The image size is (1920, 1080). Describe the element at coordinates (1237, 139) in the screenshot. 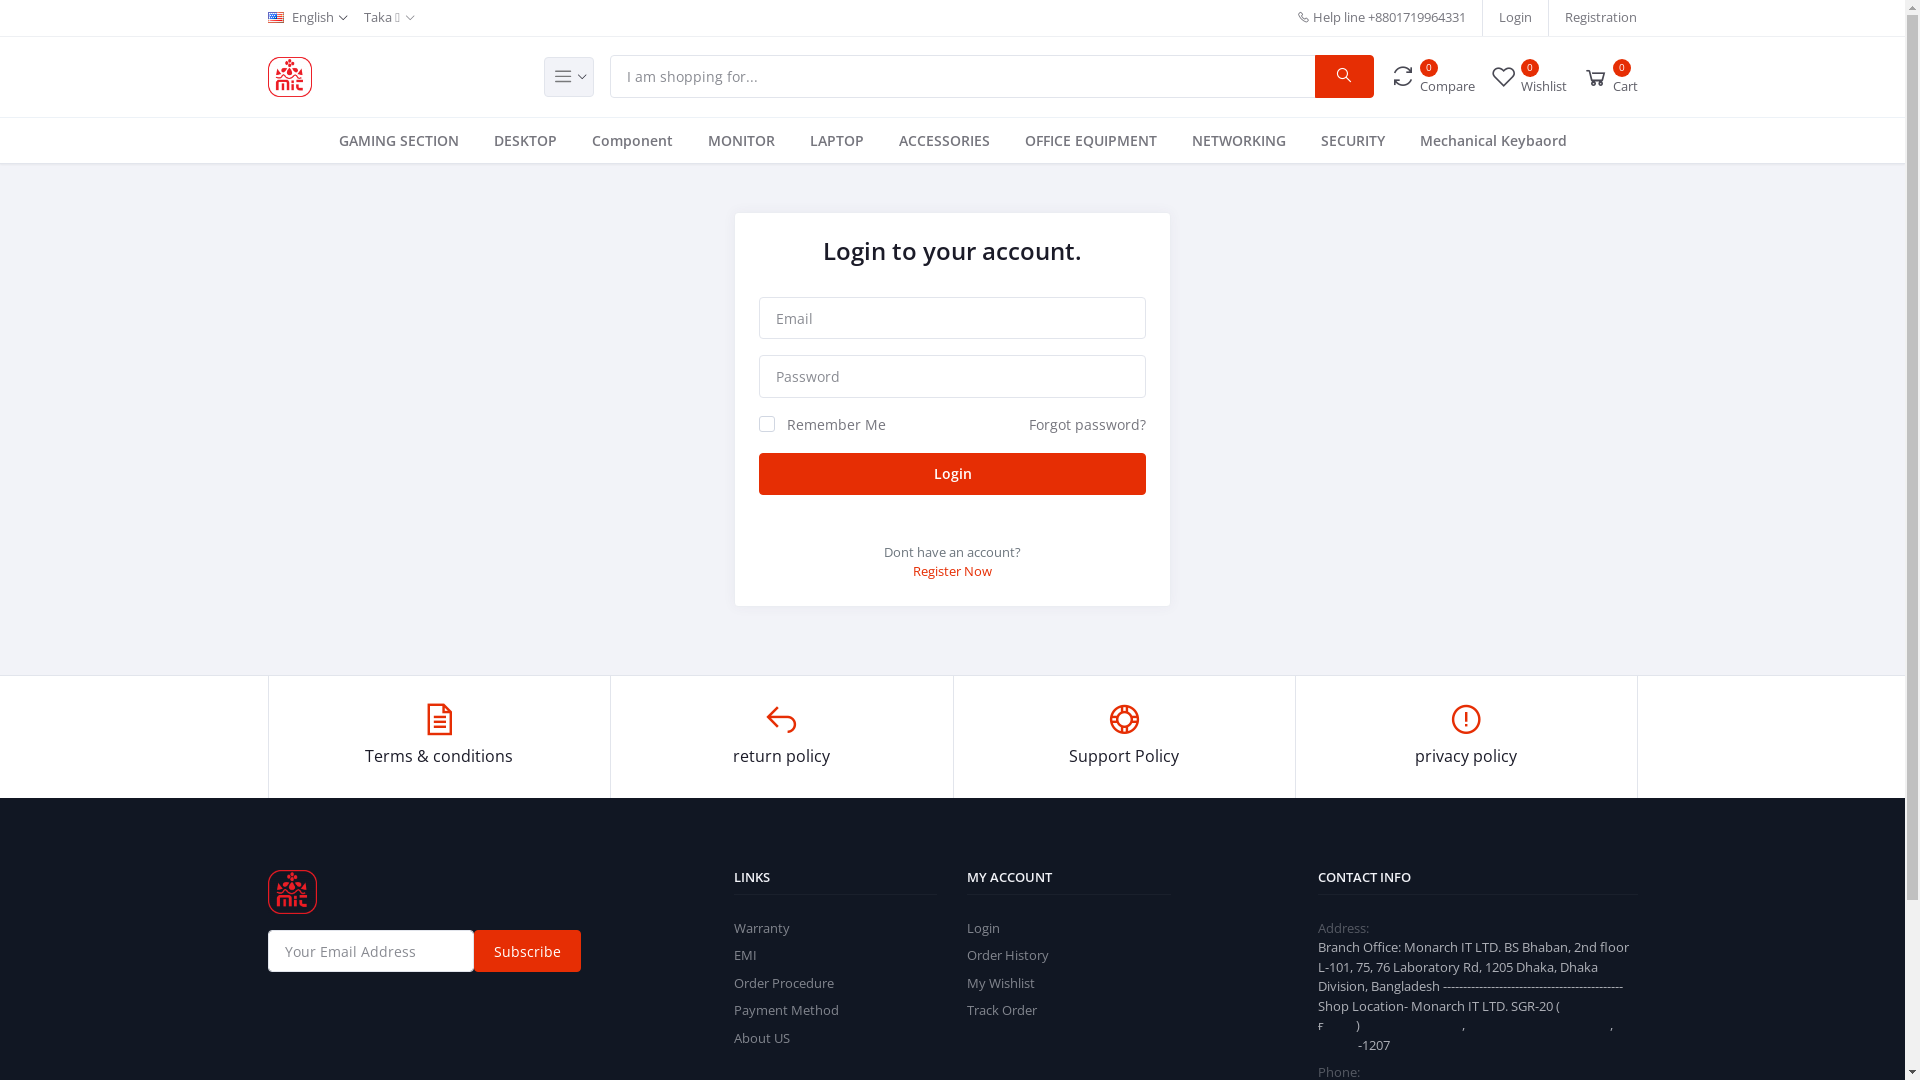

I see `'NETWORKING'` at that location.